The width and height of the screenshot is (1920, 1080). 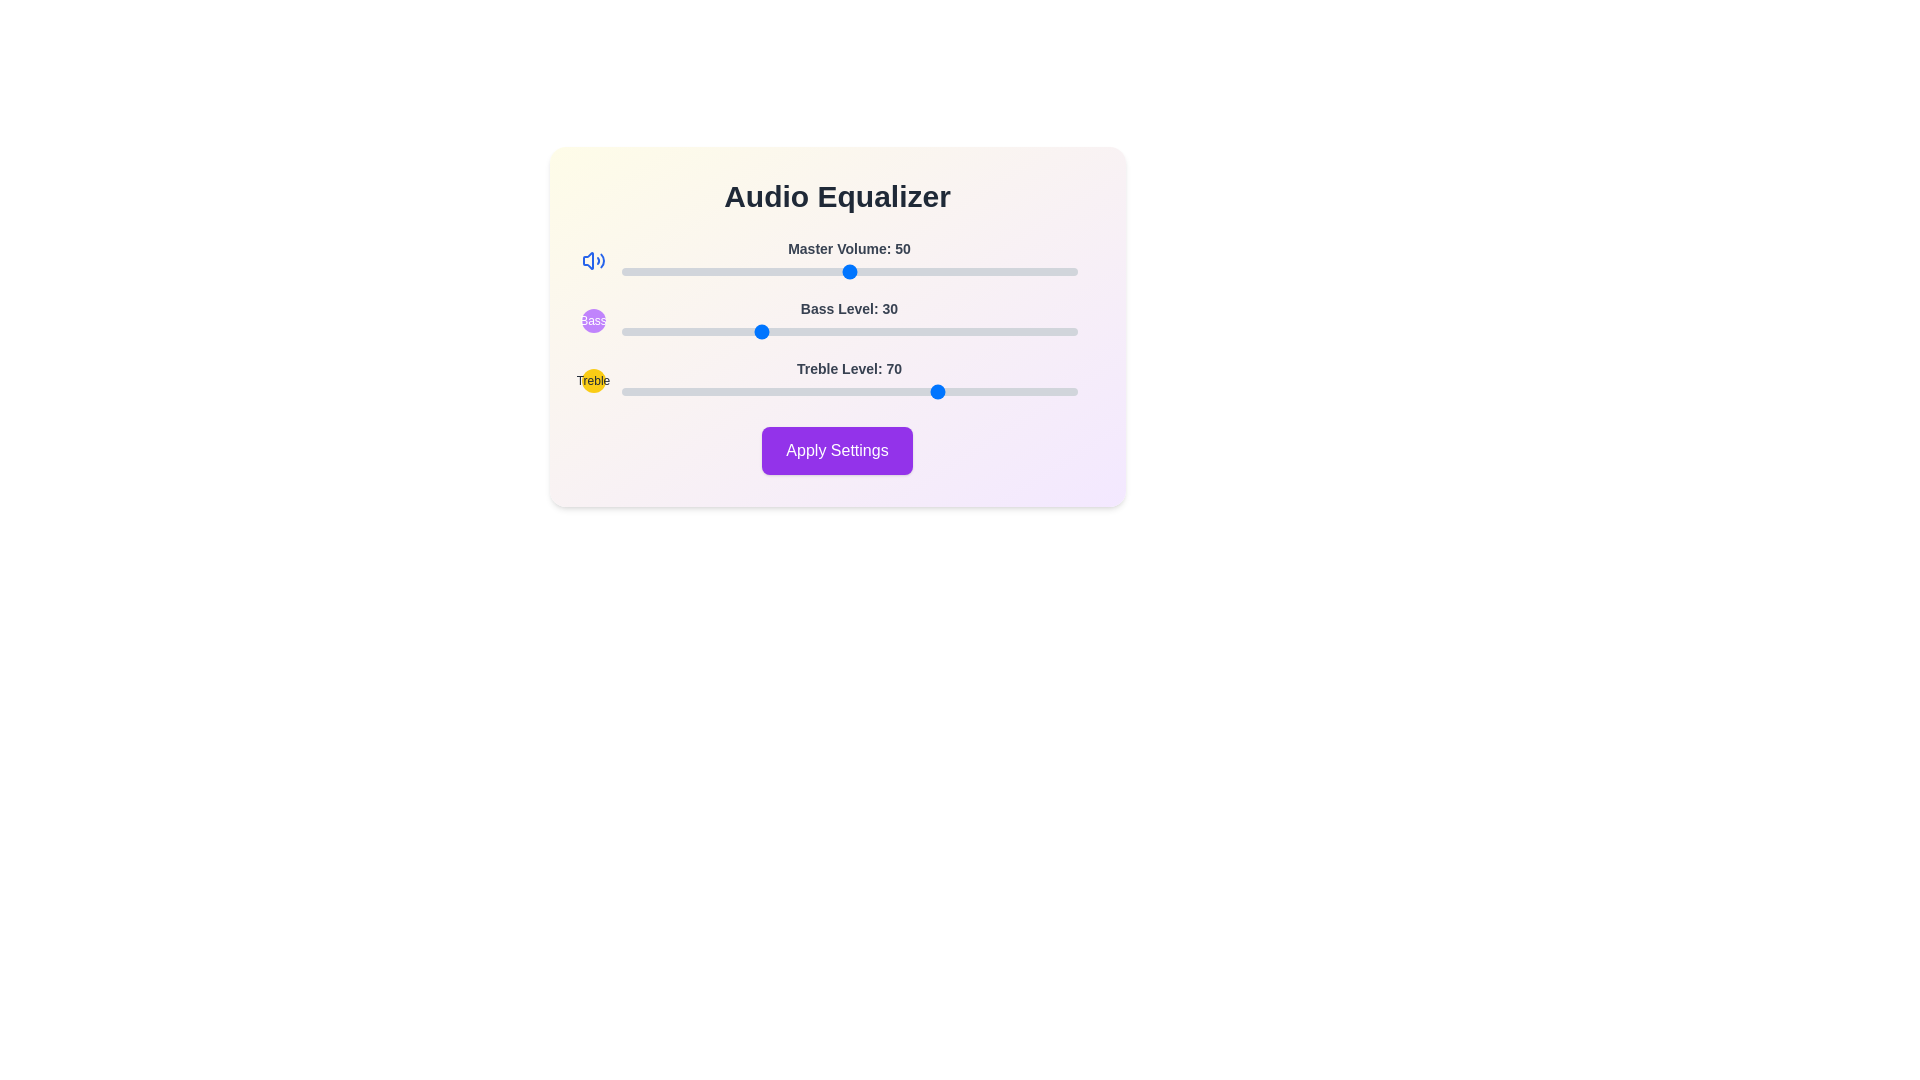 I want to click on the text label displaying 'Treble Level: 70', which is positioned to the left and above a horizontal slider in the audio equalization settings panel, so click(x=849, y=369).